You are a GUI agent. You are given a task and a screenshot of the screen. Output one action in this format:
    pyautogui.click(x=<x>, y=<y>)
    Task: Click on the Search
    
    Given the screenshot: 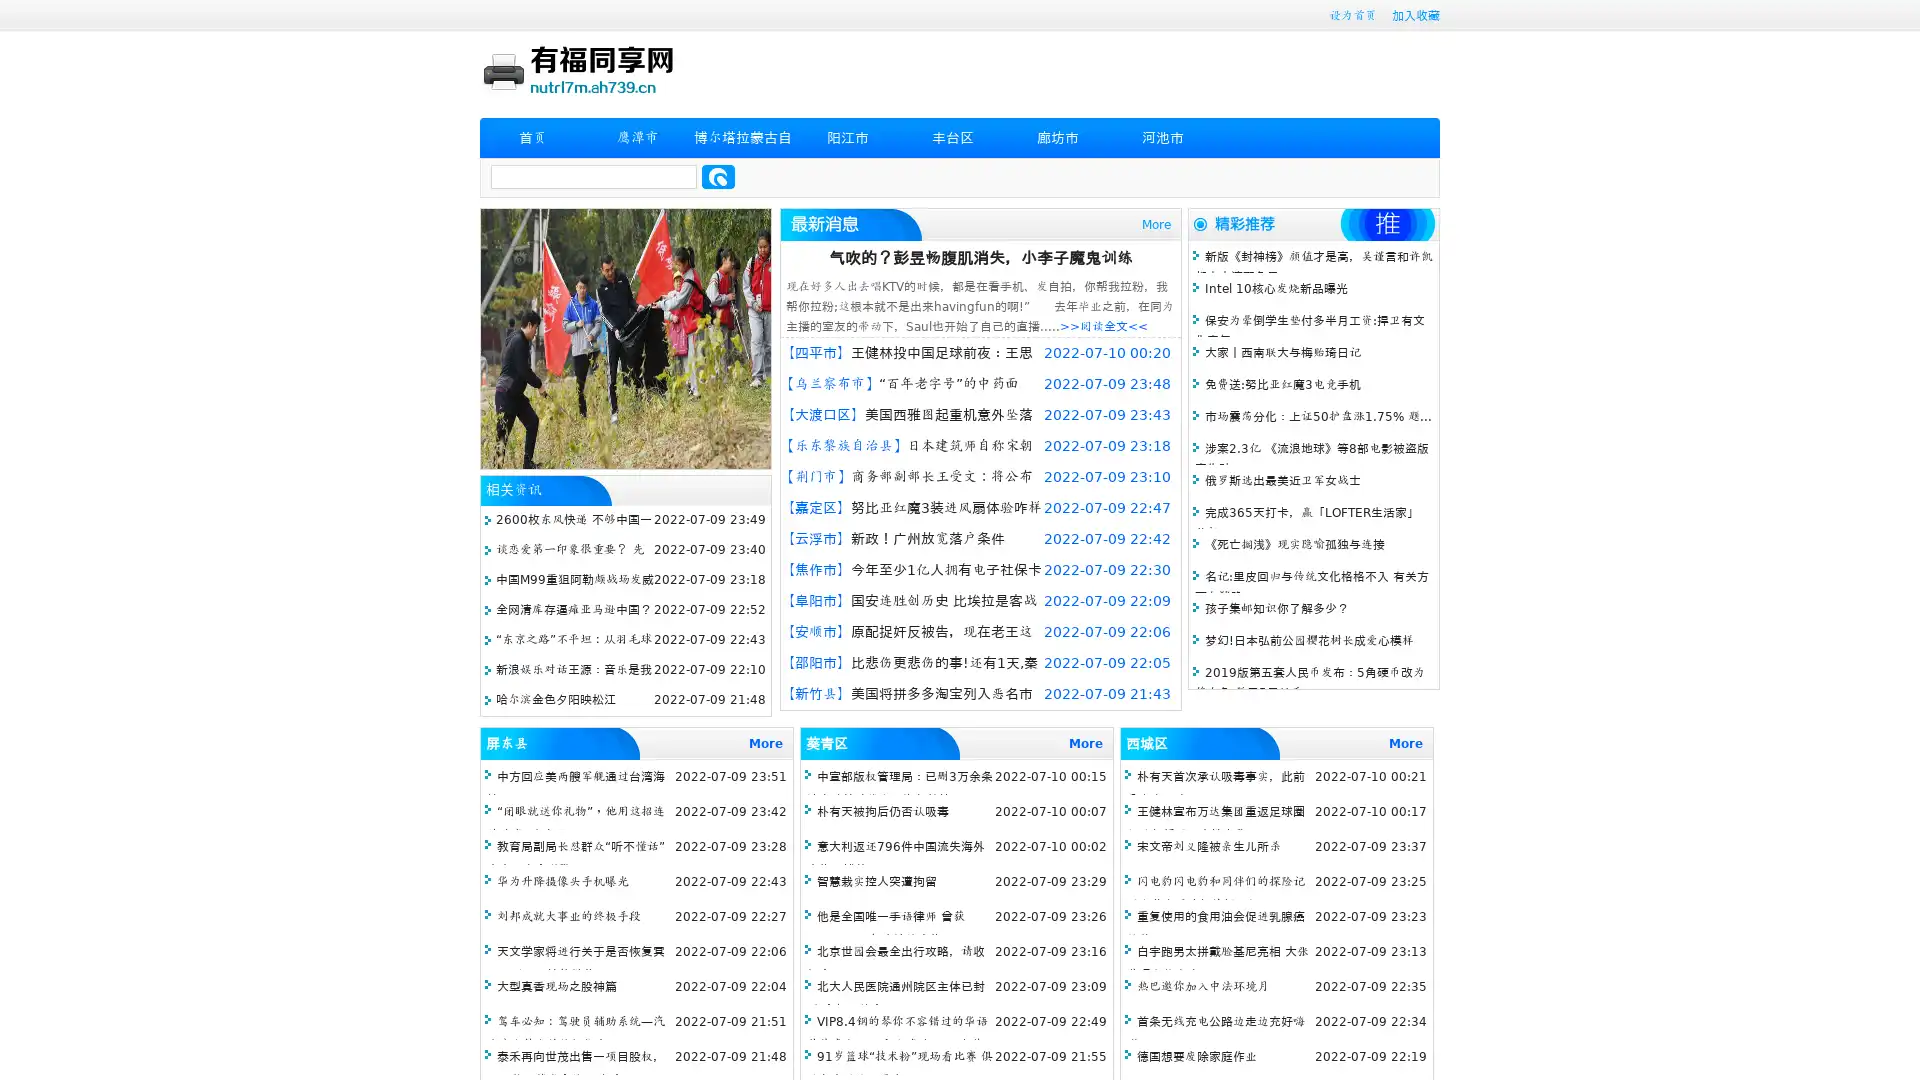 What is the action you would take?
    pyautogui.click(x=718, y=176)
    